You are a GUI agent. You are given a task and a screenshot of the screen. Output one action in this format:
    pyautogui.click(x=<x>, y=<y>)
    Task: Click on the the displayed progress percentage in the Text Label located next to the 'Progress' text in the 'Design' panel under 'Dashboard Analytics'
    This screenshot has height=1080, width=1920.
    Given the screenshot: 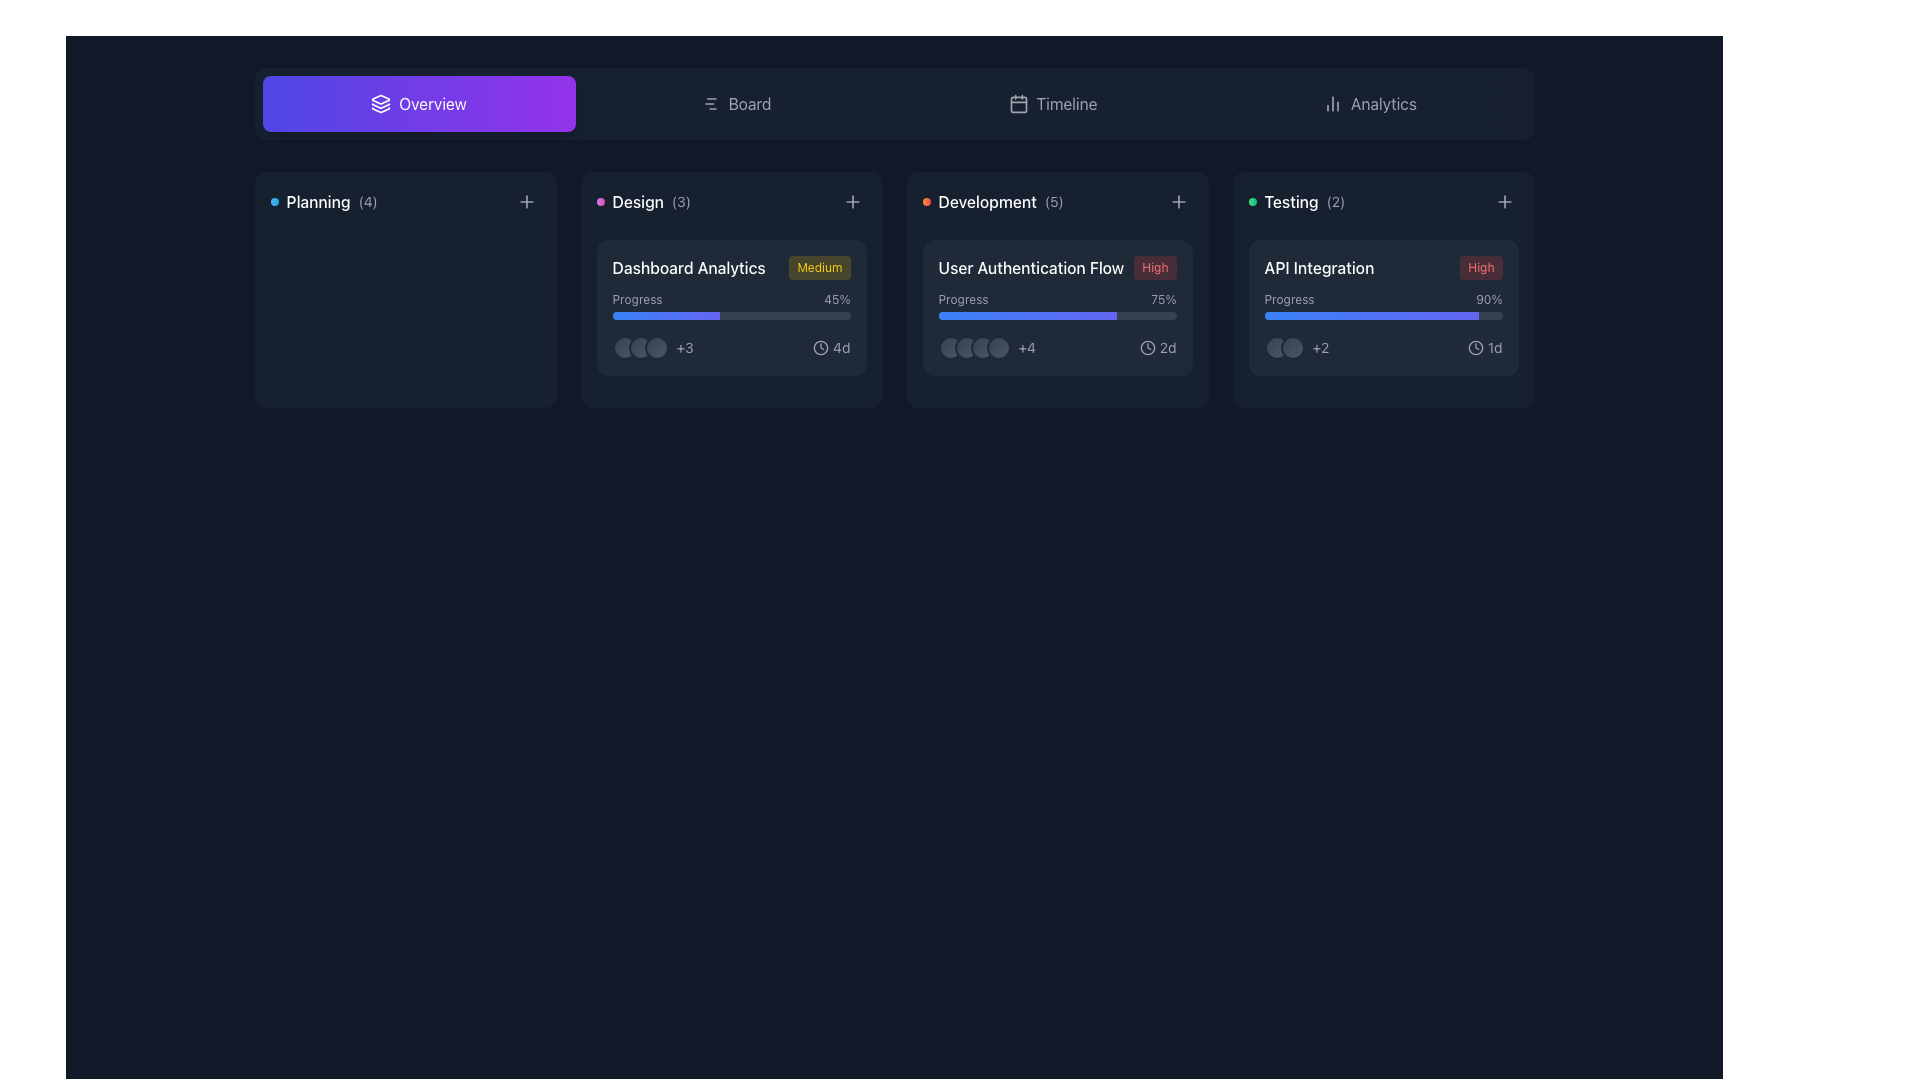 What is the action you would take?
    pyautogui.click(x=837, y=300)
    